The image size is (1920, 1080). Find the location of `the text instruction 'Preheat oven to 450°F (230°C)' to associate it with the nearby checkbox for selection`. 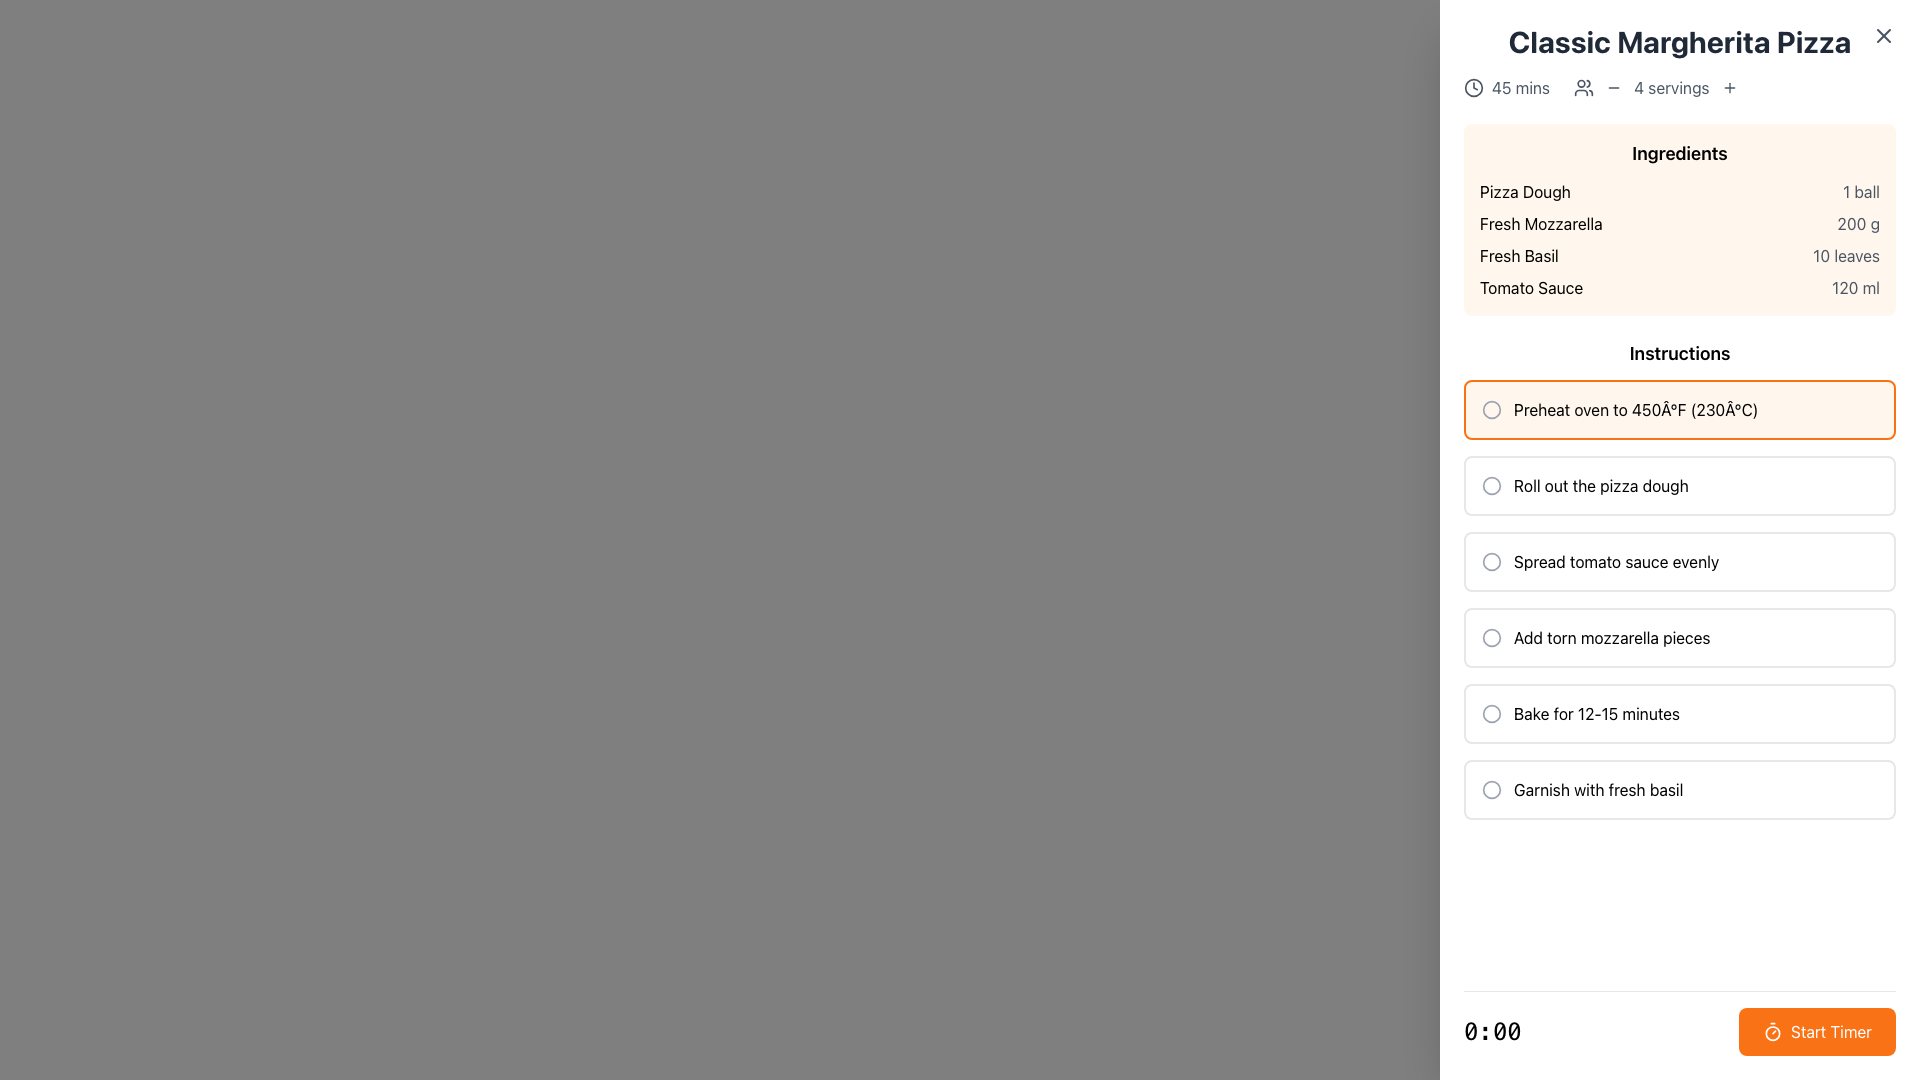

the text instruction 'Preheat oven to 450°F (230°C)' to associate it with the nearby checkbox for selection is located at coordinates (1636, 408).